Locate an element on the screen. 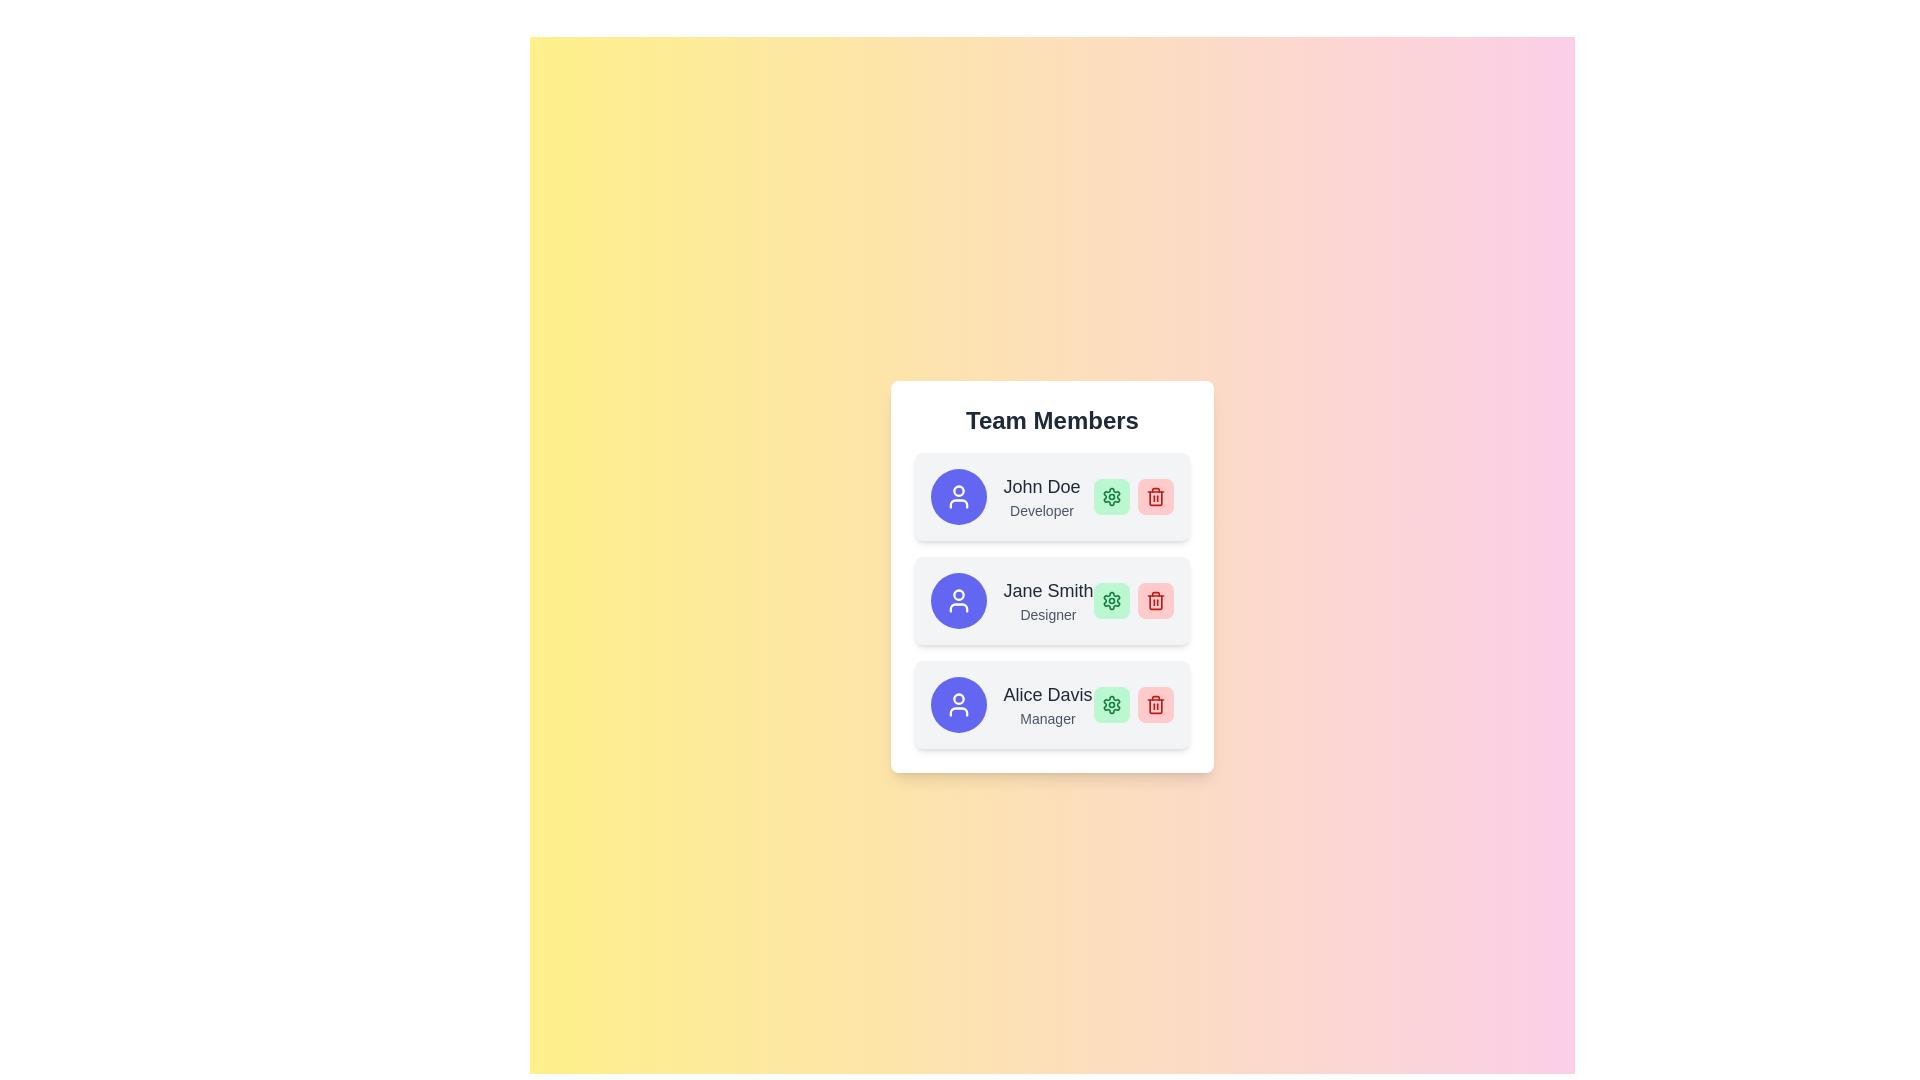 This screenshot has height=1080, width=1920. the green cogwheel icon representing settings for the team member 'John Doe', who is listed as a Developer is located at coordinates (1110, 496).